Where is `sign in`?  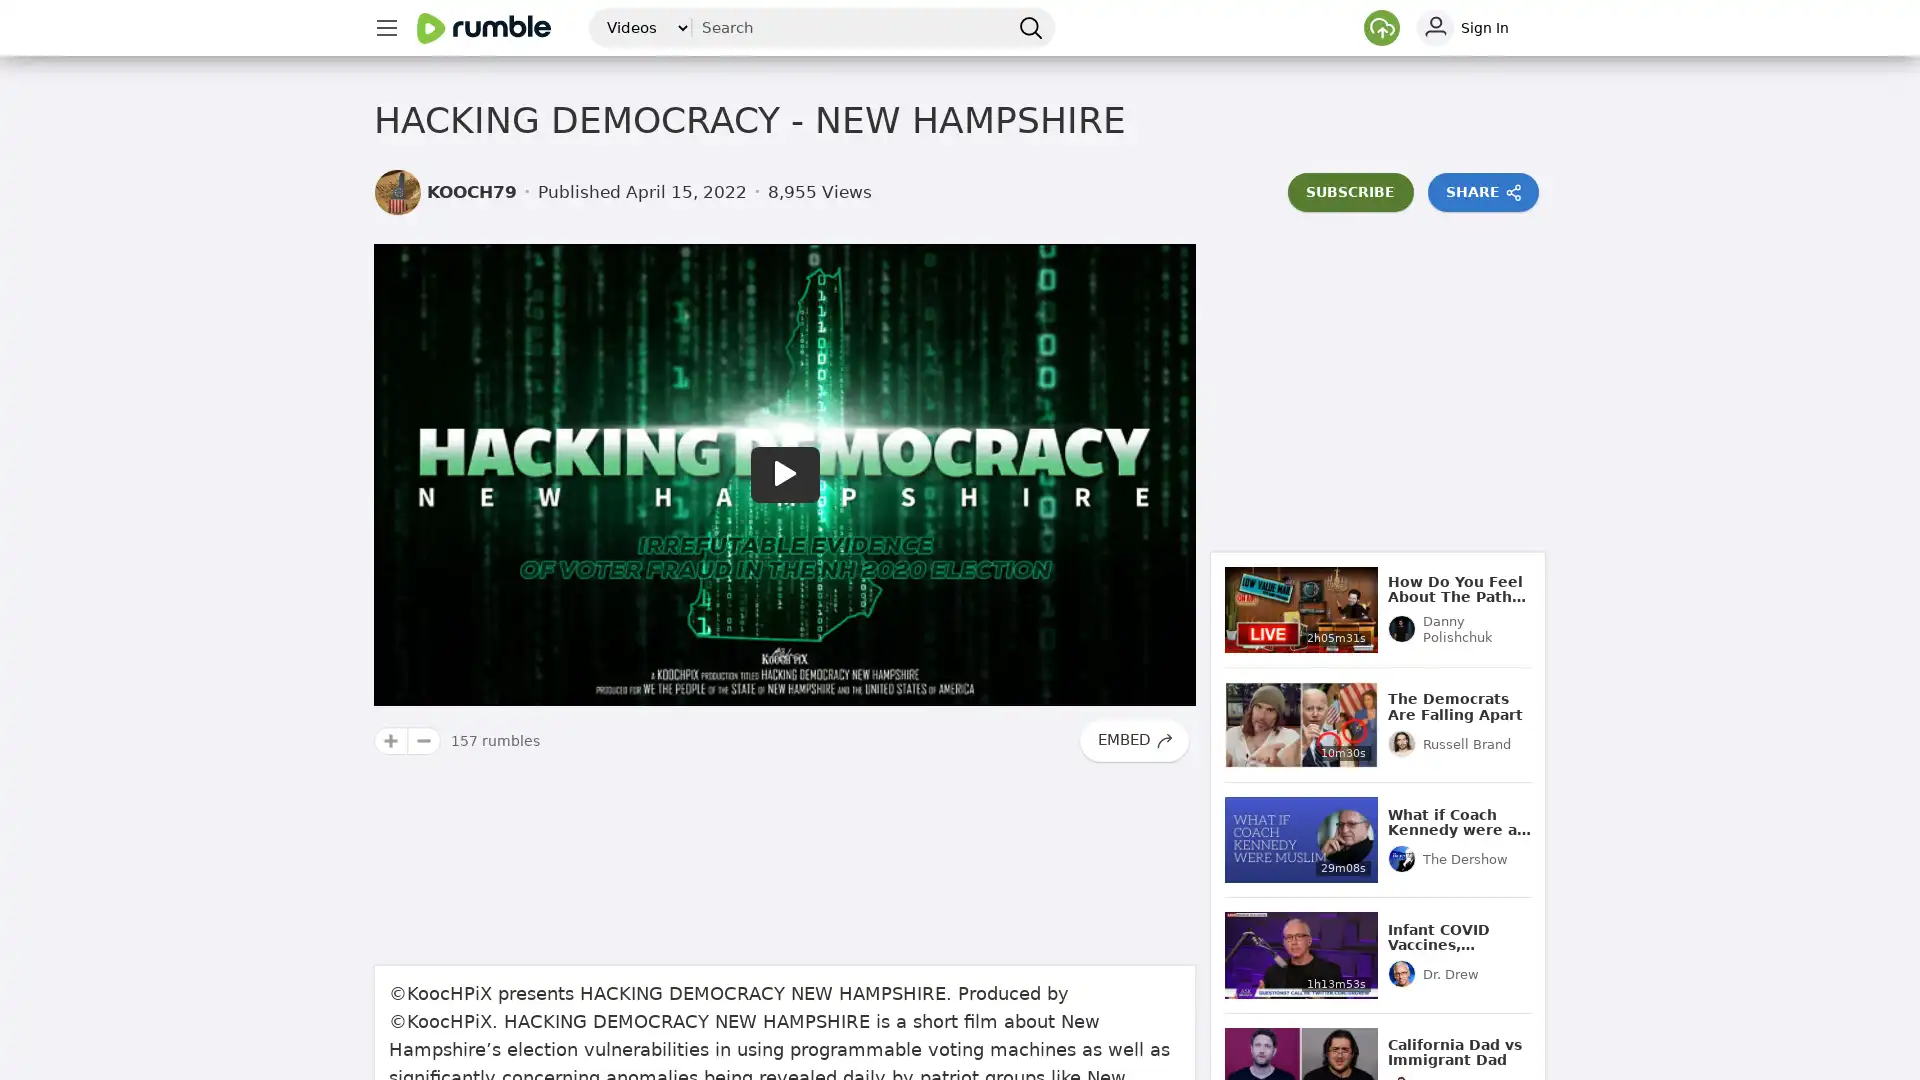 sign in is located at coordinates (1479, 27).